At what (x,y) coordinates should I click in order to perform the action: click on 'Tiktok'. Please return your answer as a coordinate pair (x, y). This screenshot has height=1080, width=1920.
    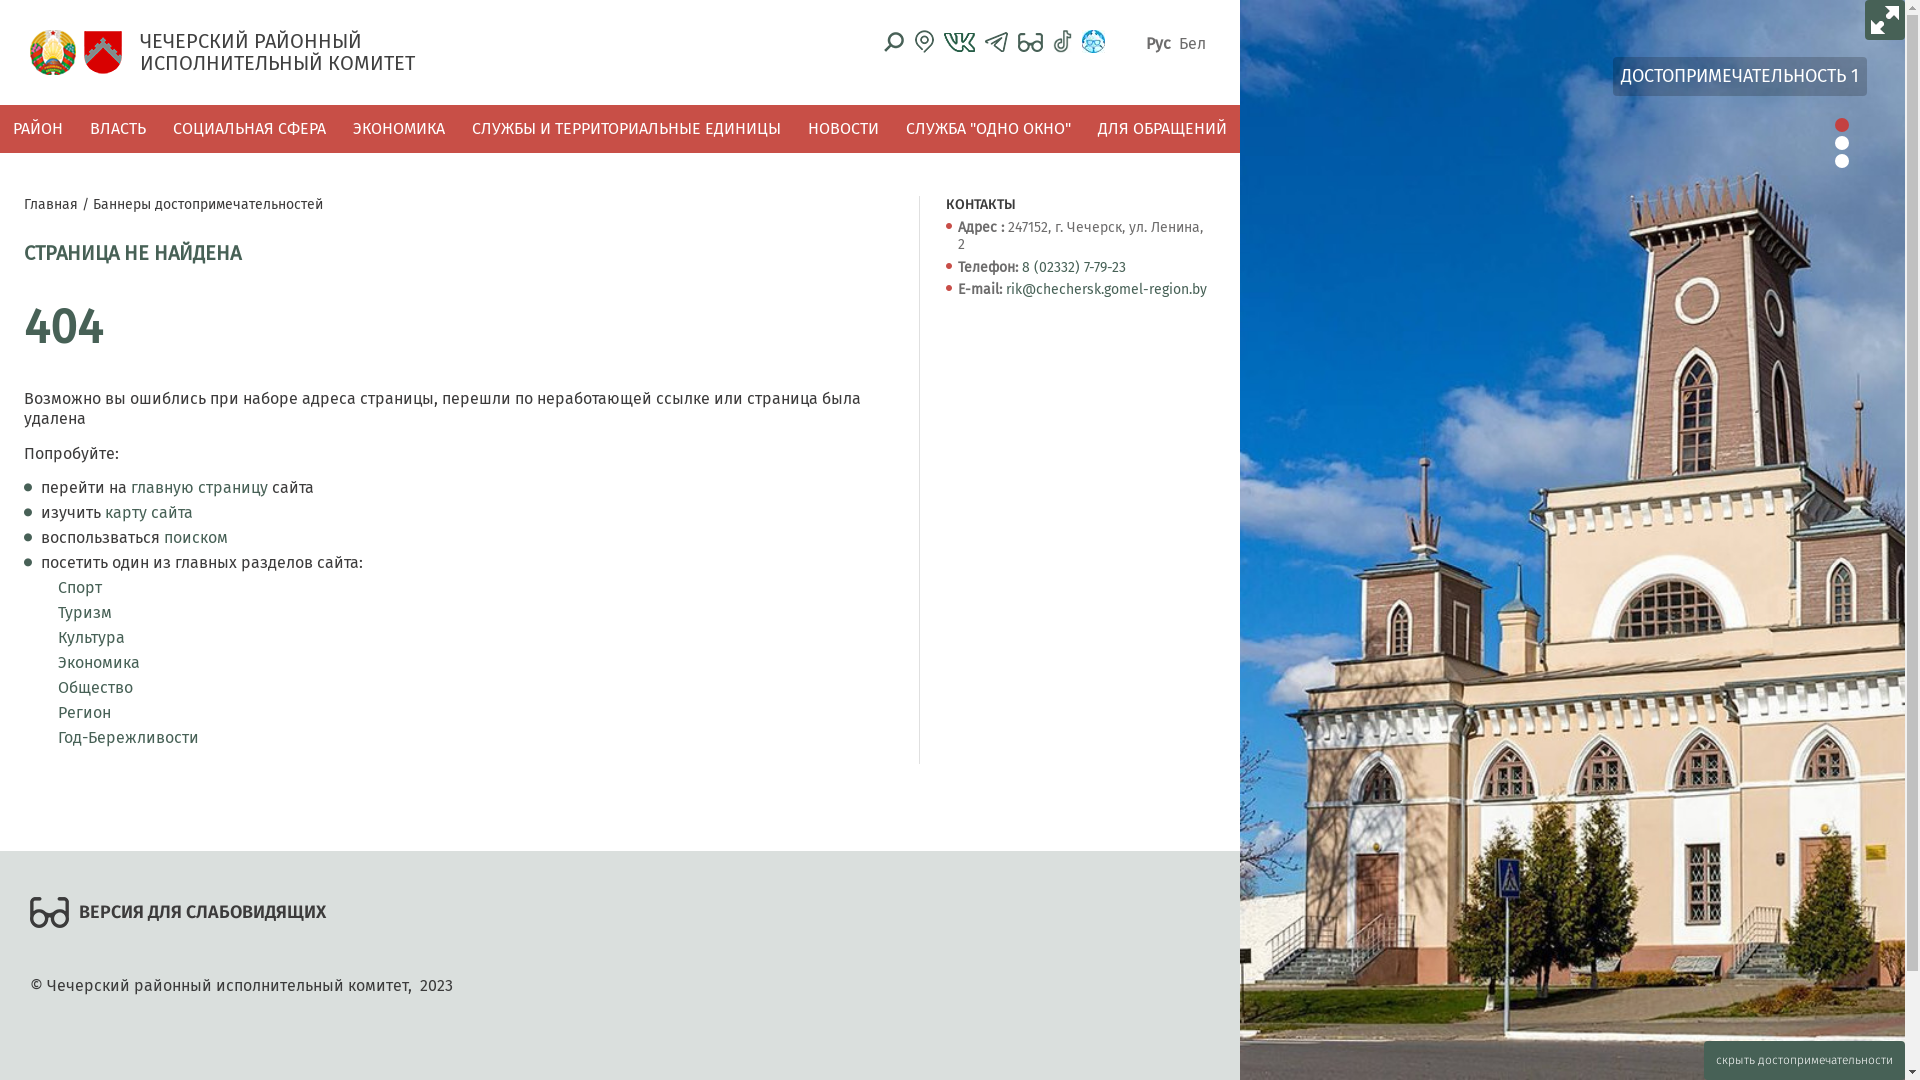
    Looking at the image, I should click on (1061, 41).